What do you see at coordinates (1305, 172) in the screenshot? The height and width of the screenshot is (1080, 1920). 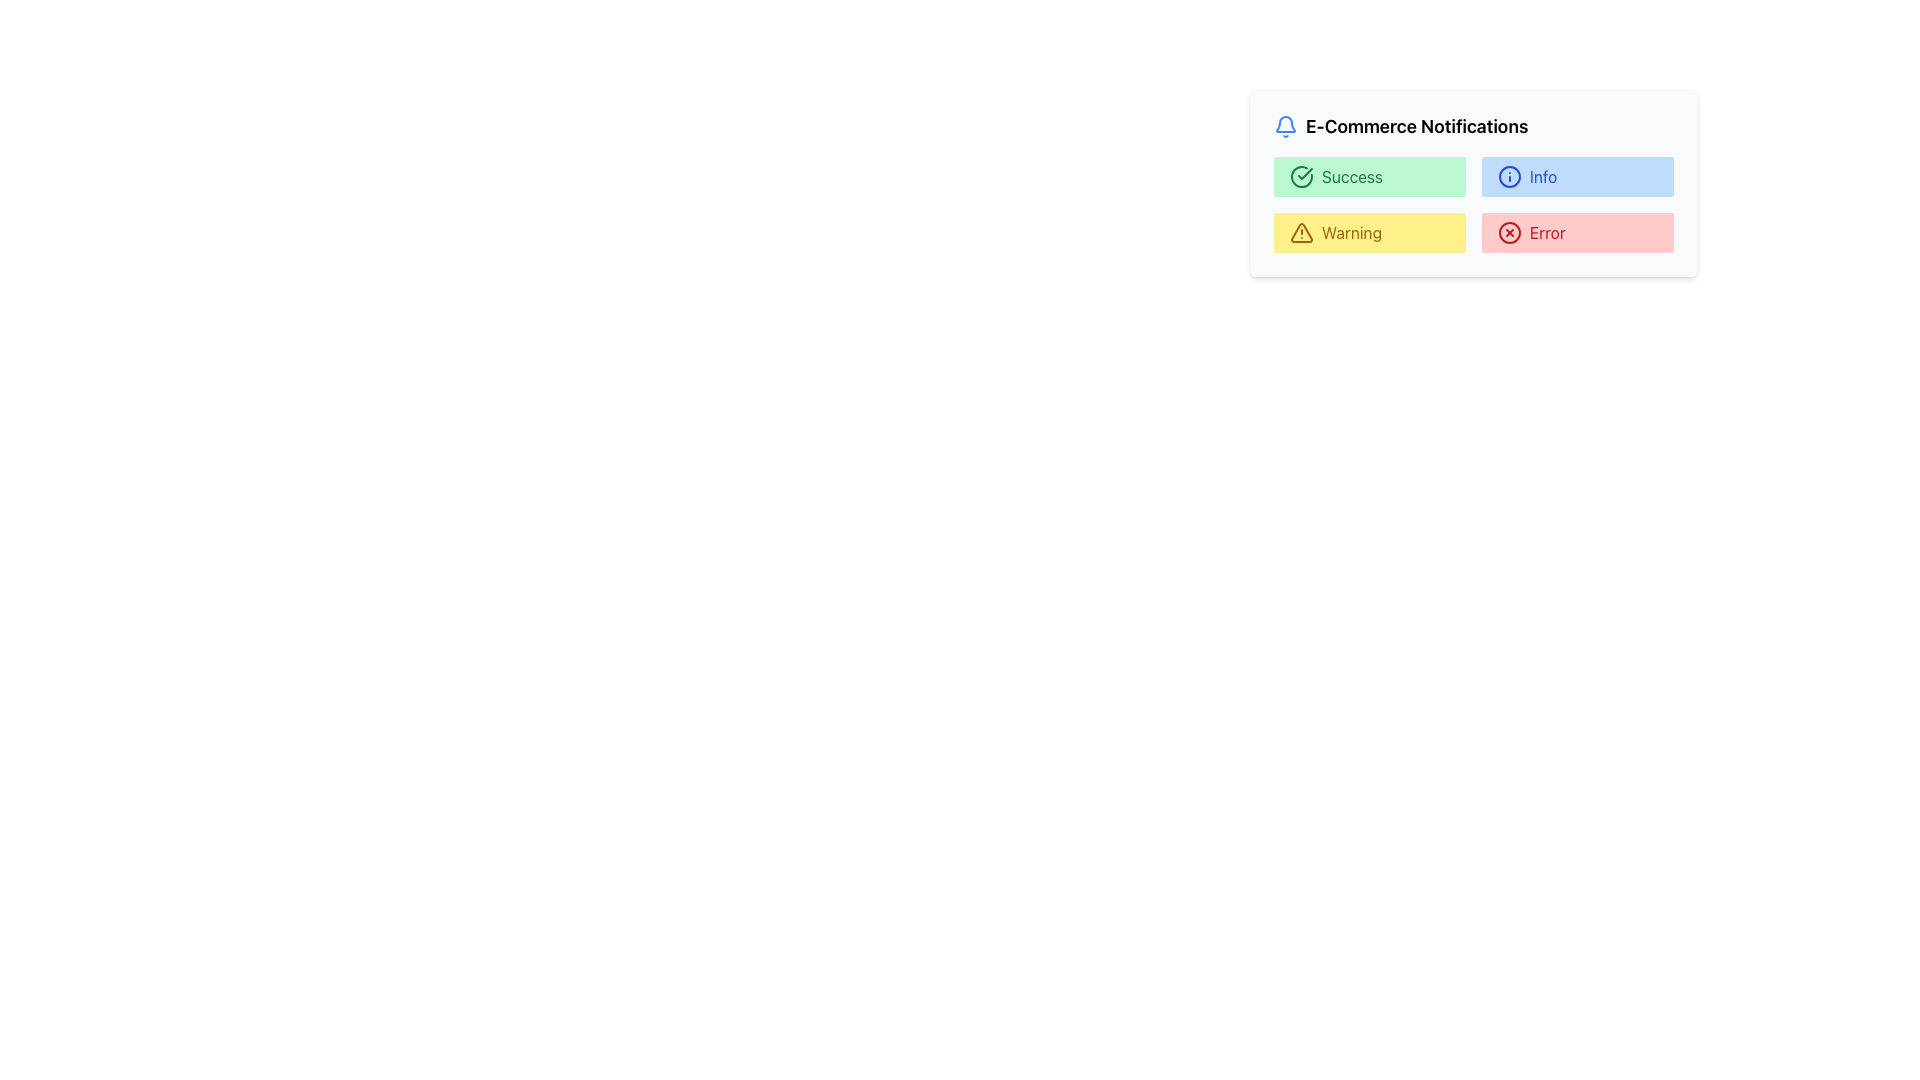 I see `the checkmark icon in the top-left quadrant of the green 'Success' notification area to indicate a 'success' state or confirmation` at bounding box center [1305, 172].